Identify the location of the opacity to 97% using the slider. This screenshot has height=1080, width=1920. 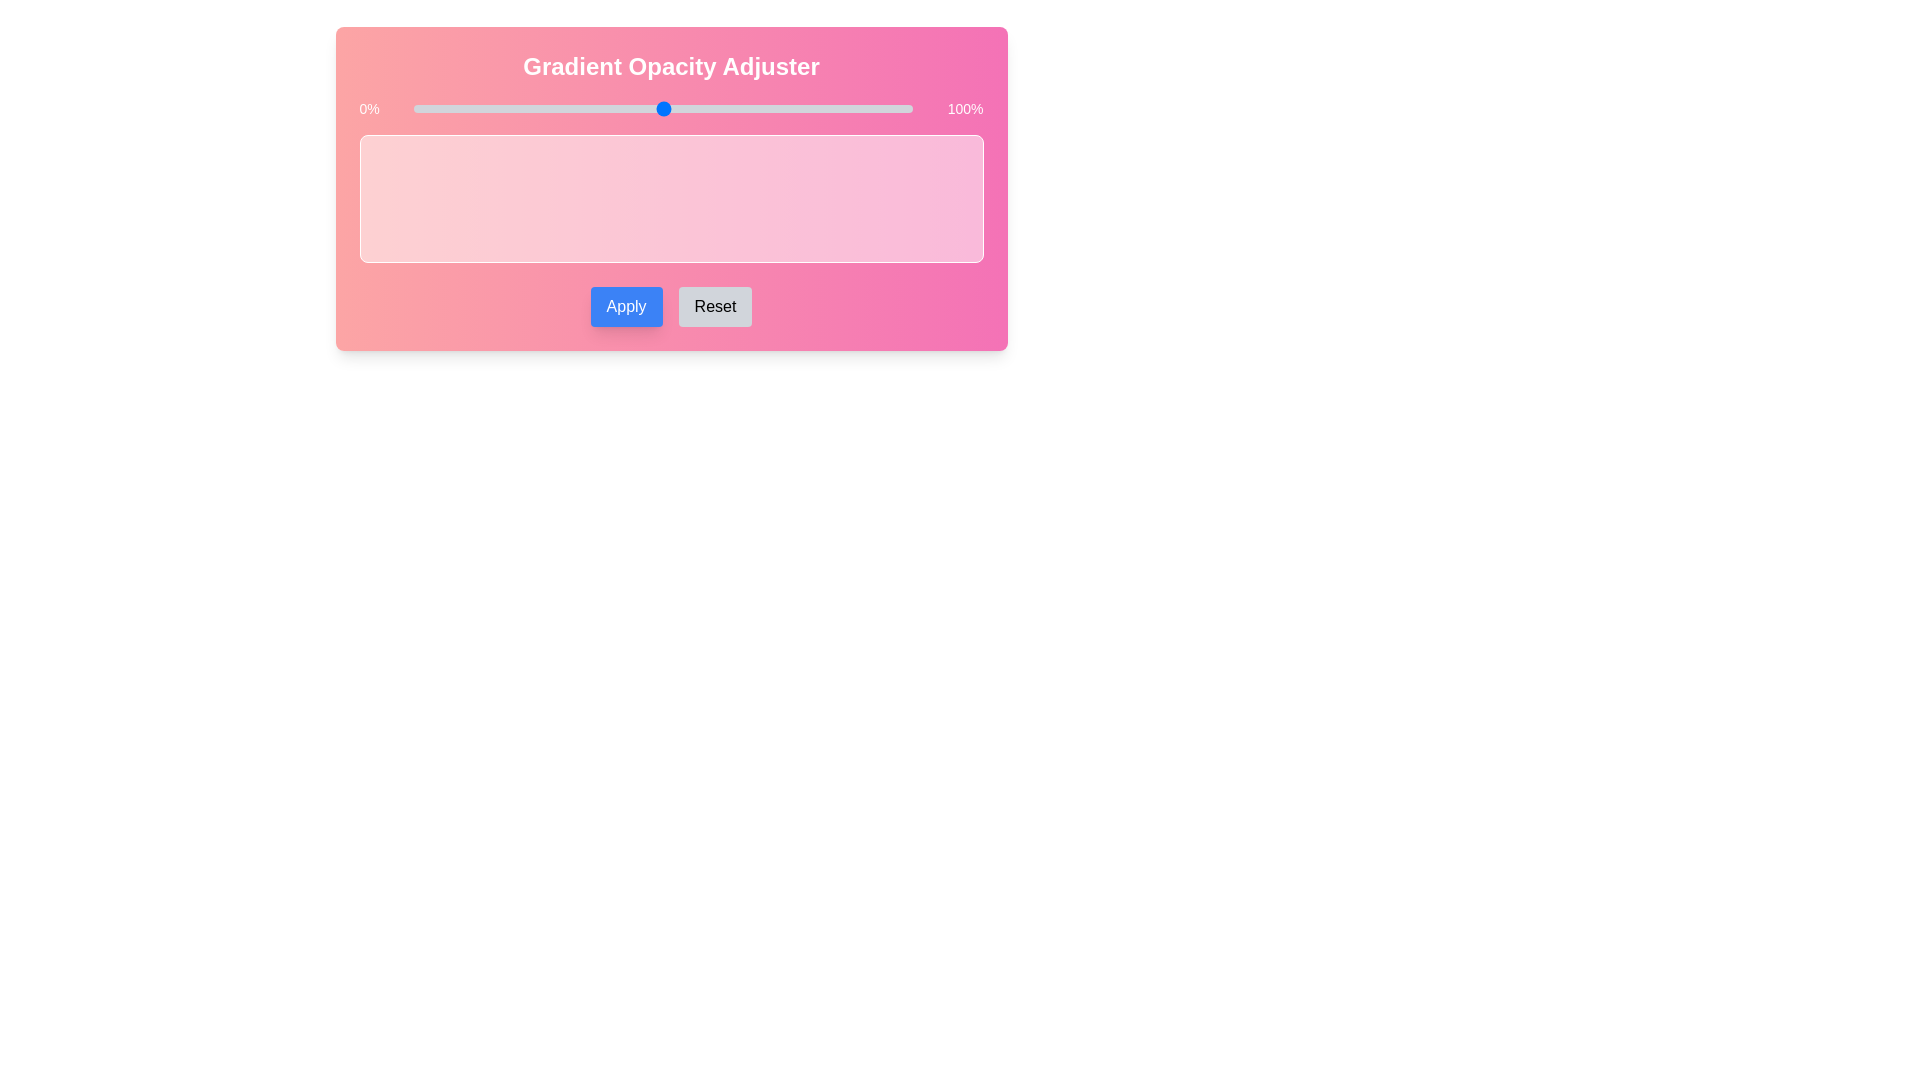
(896, 108).